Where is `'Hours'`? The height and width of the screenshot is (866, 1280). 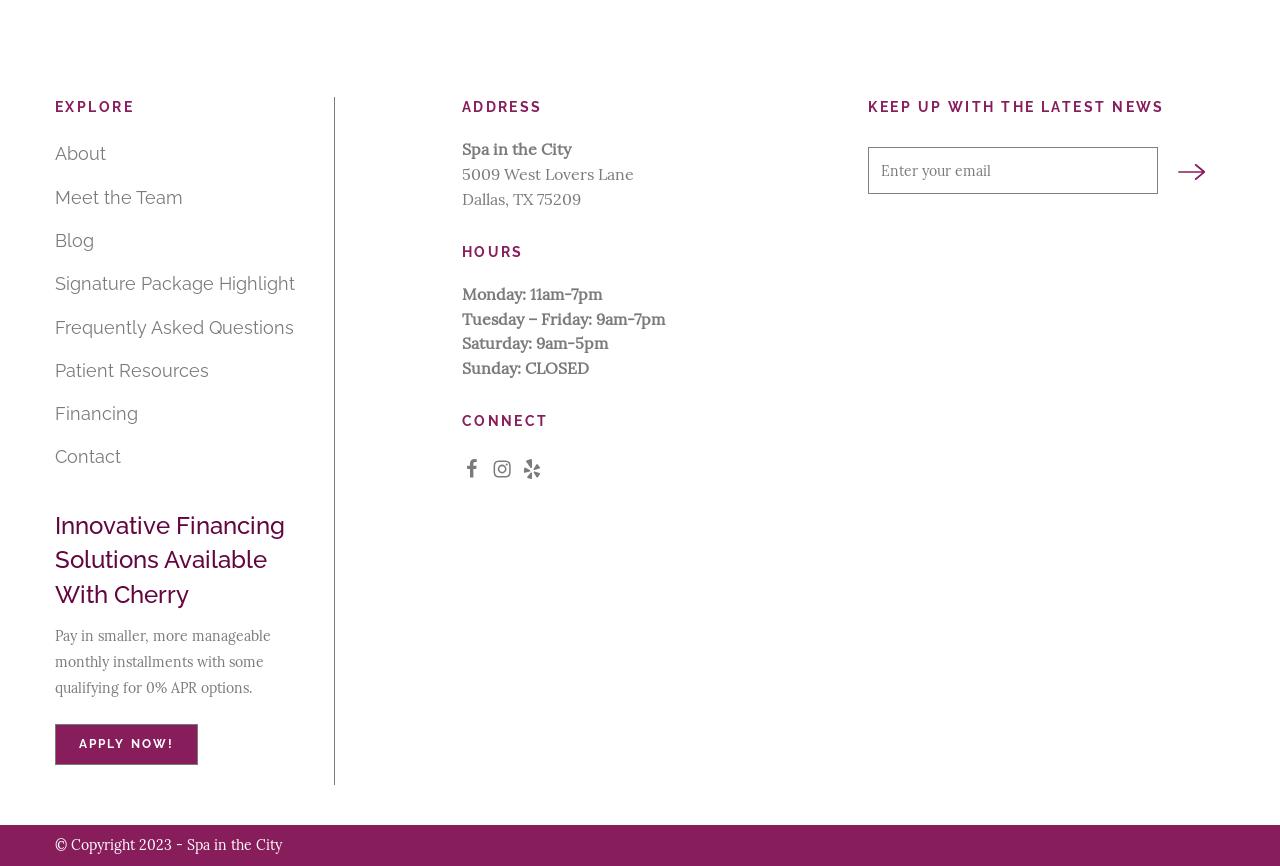
'Hours' is located at coordinates (492, 249).